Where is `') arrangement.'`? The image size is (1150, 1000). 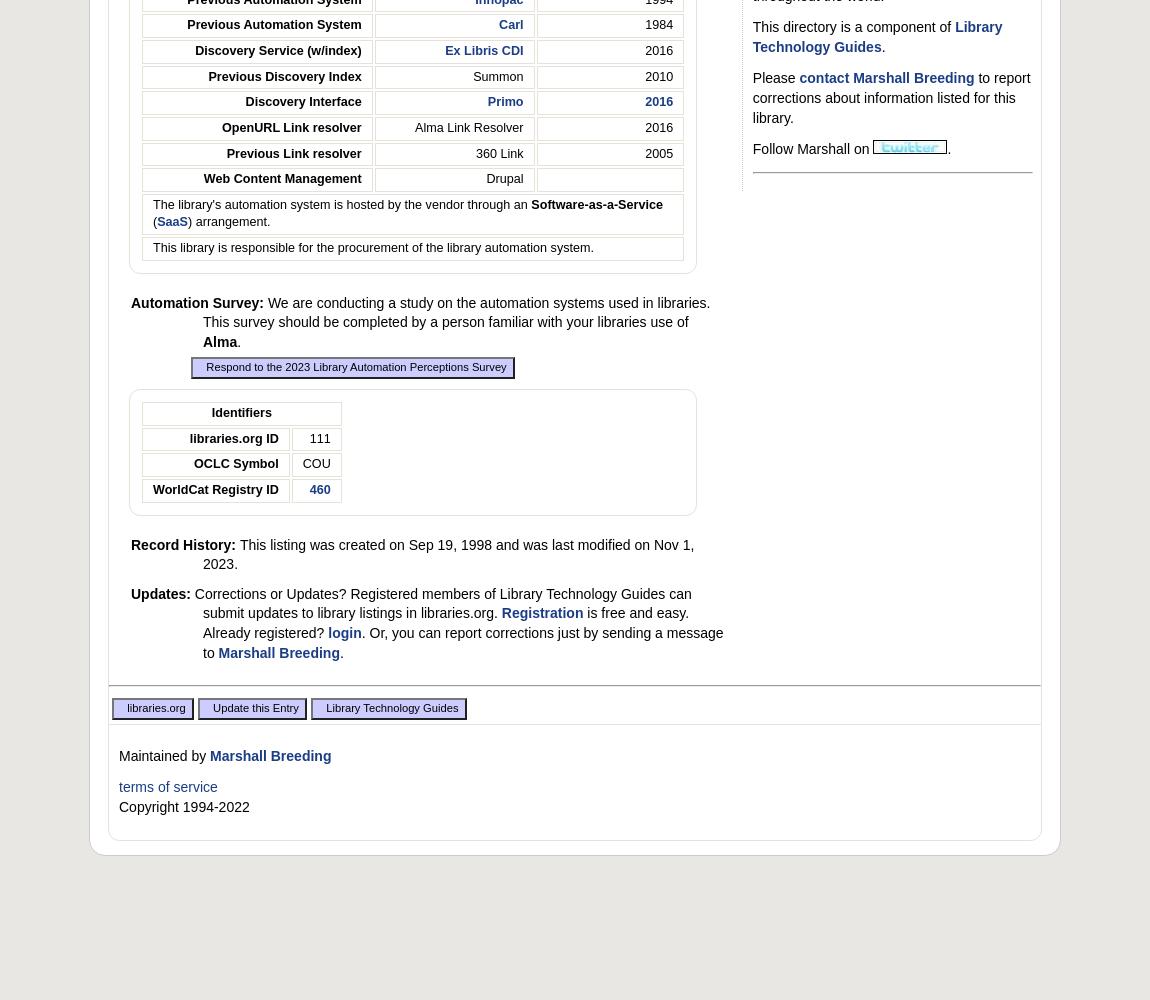 ') arrangement.' is located at coordinates (227, 221).